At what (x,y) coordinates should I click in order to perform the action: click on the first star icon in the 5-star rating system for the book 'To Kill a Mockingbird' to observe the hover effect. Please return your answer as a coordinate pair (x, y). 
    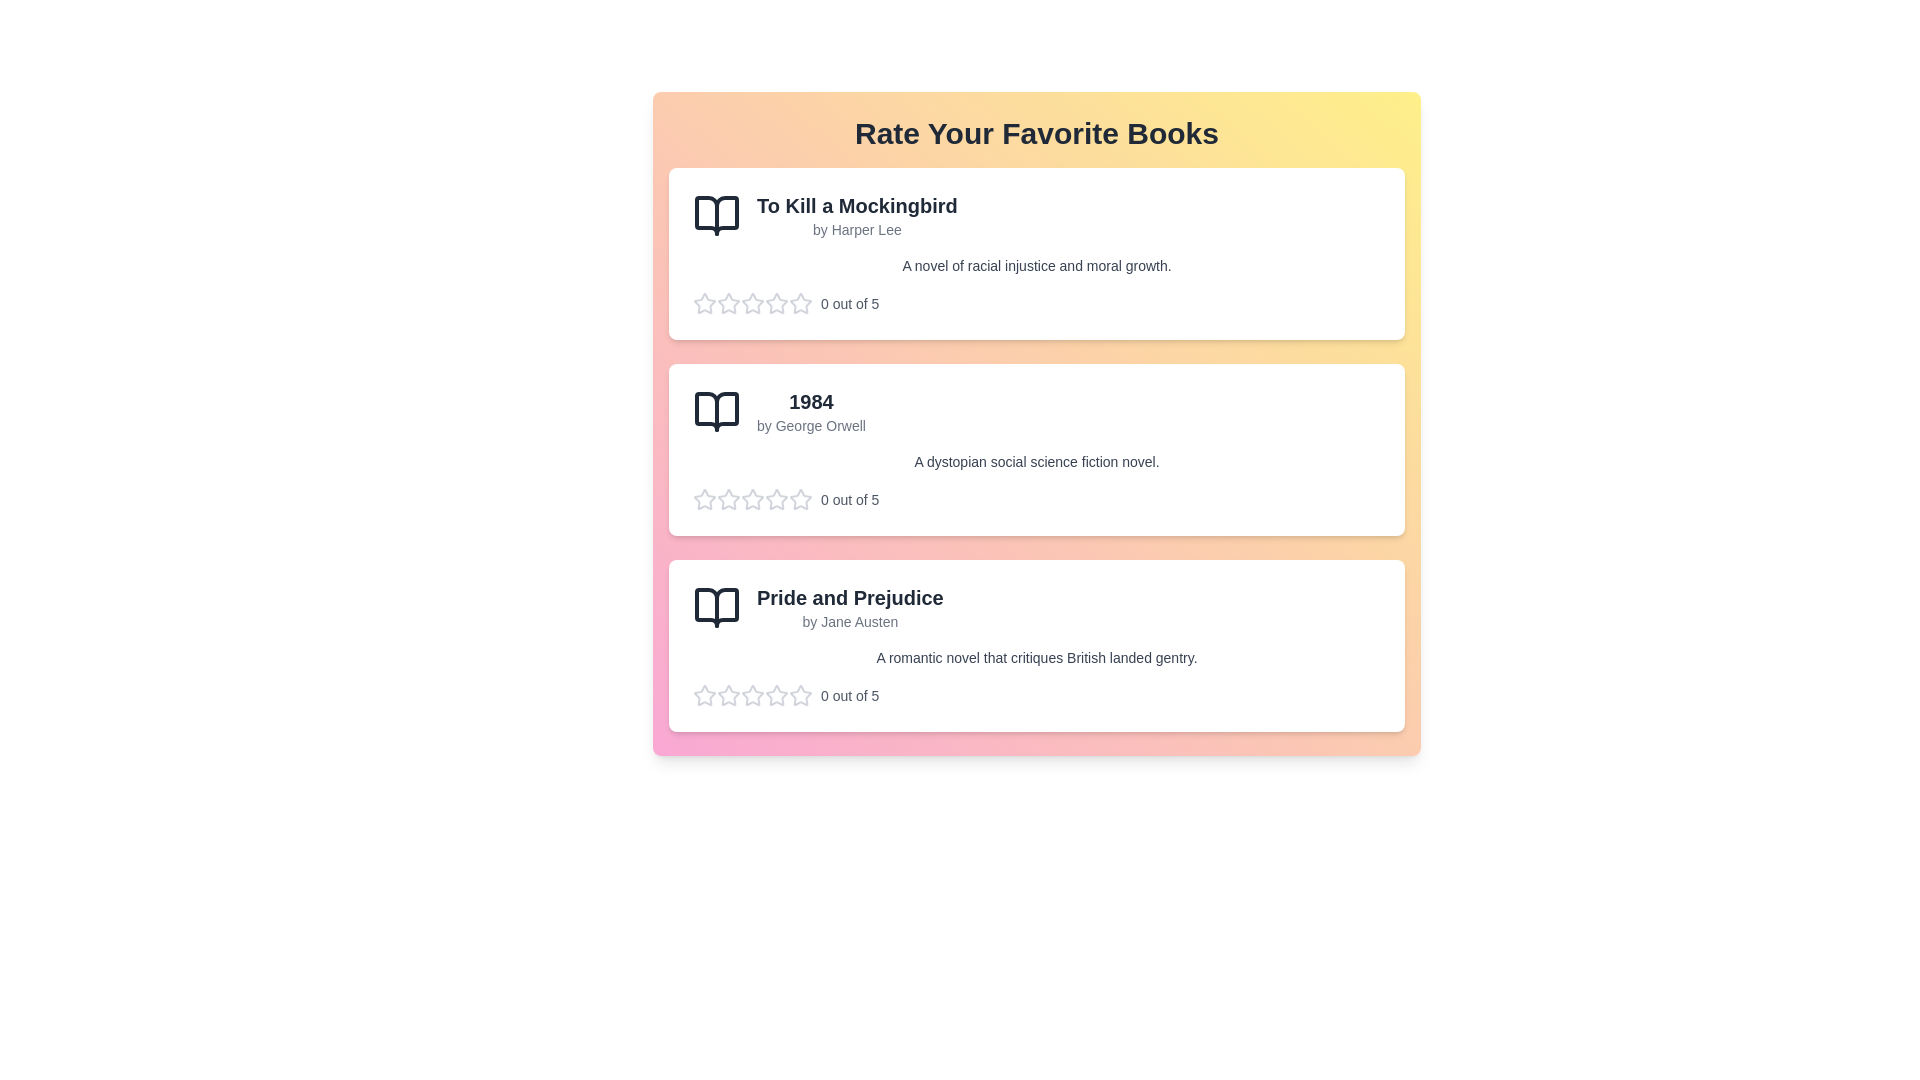
    Looking at the image, I should click on (705, 304).